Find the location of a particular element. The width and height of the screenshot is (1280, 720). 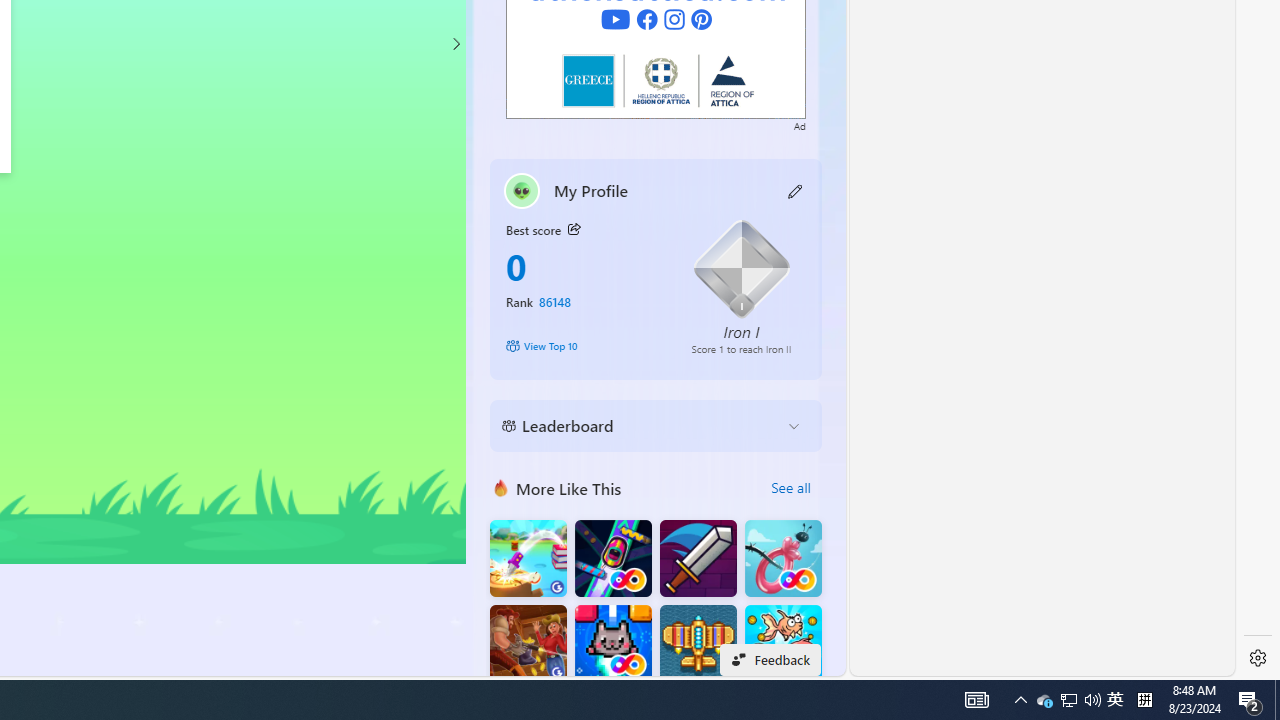

'Class: control' is located at coordinates (454, 43).